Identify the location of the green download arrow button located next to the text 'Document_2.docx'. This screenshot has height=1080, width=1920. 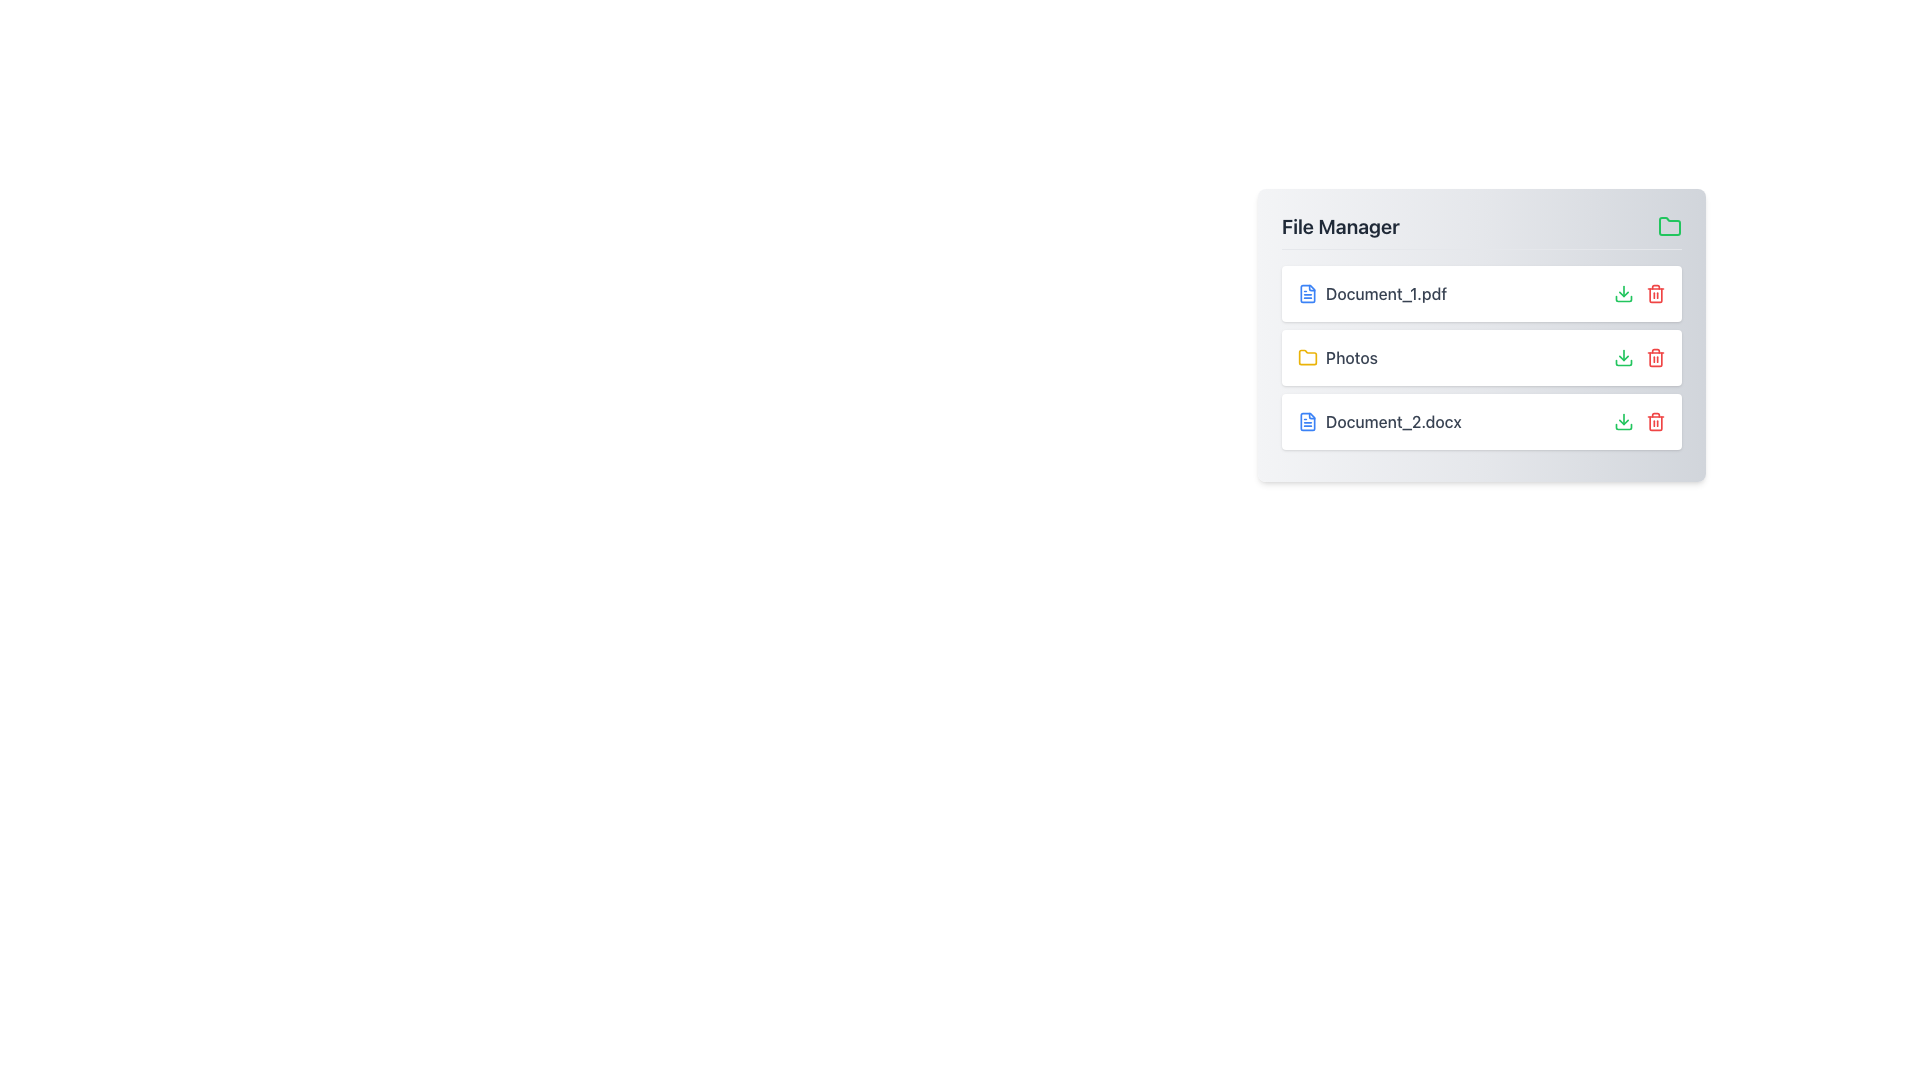
(1623, 420).